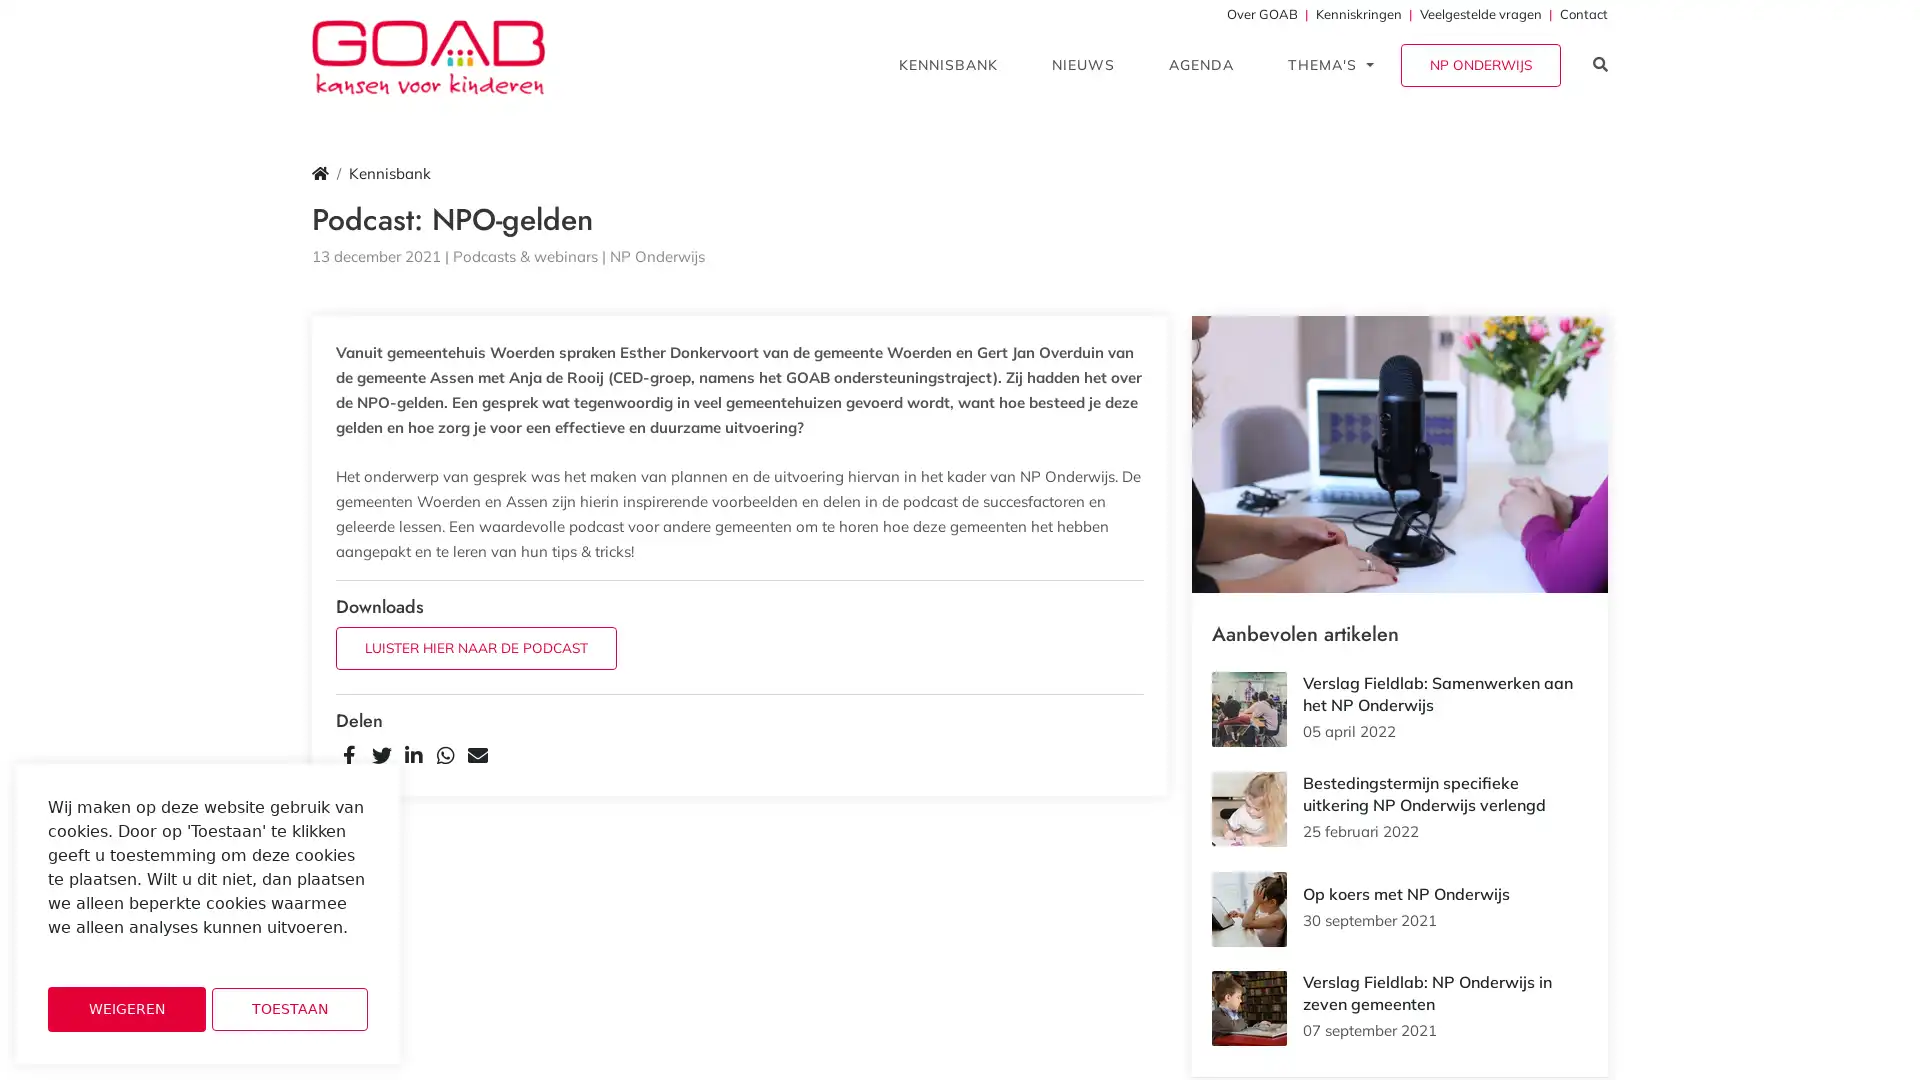 The width and height of the screenshot is (1920, 1080). I want to click on dismiss cookie message, so click(125, 1009).